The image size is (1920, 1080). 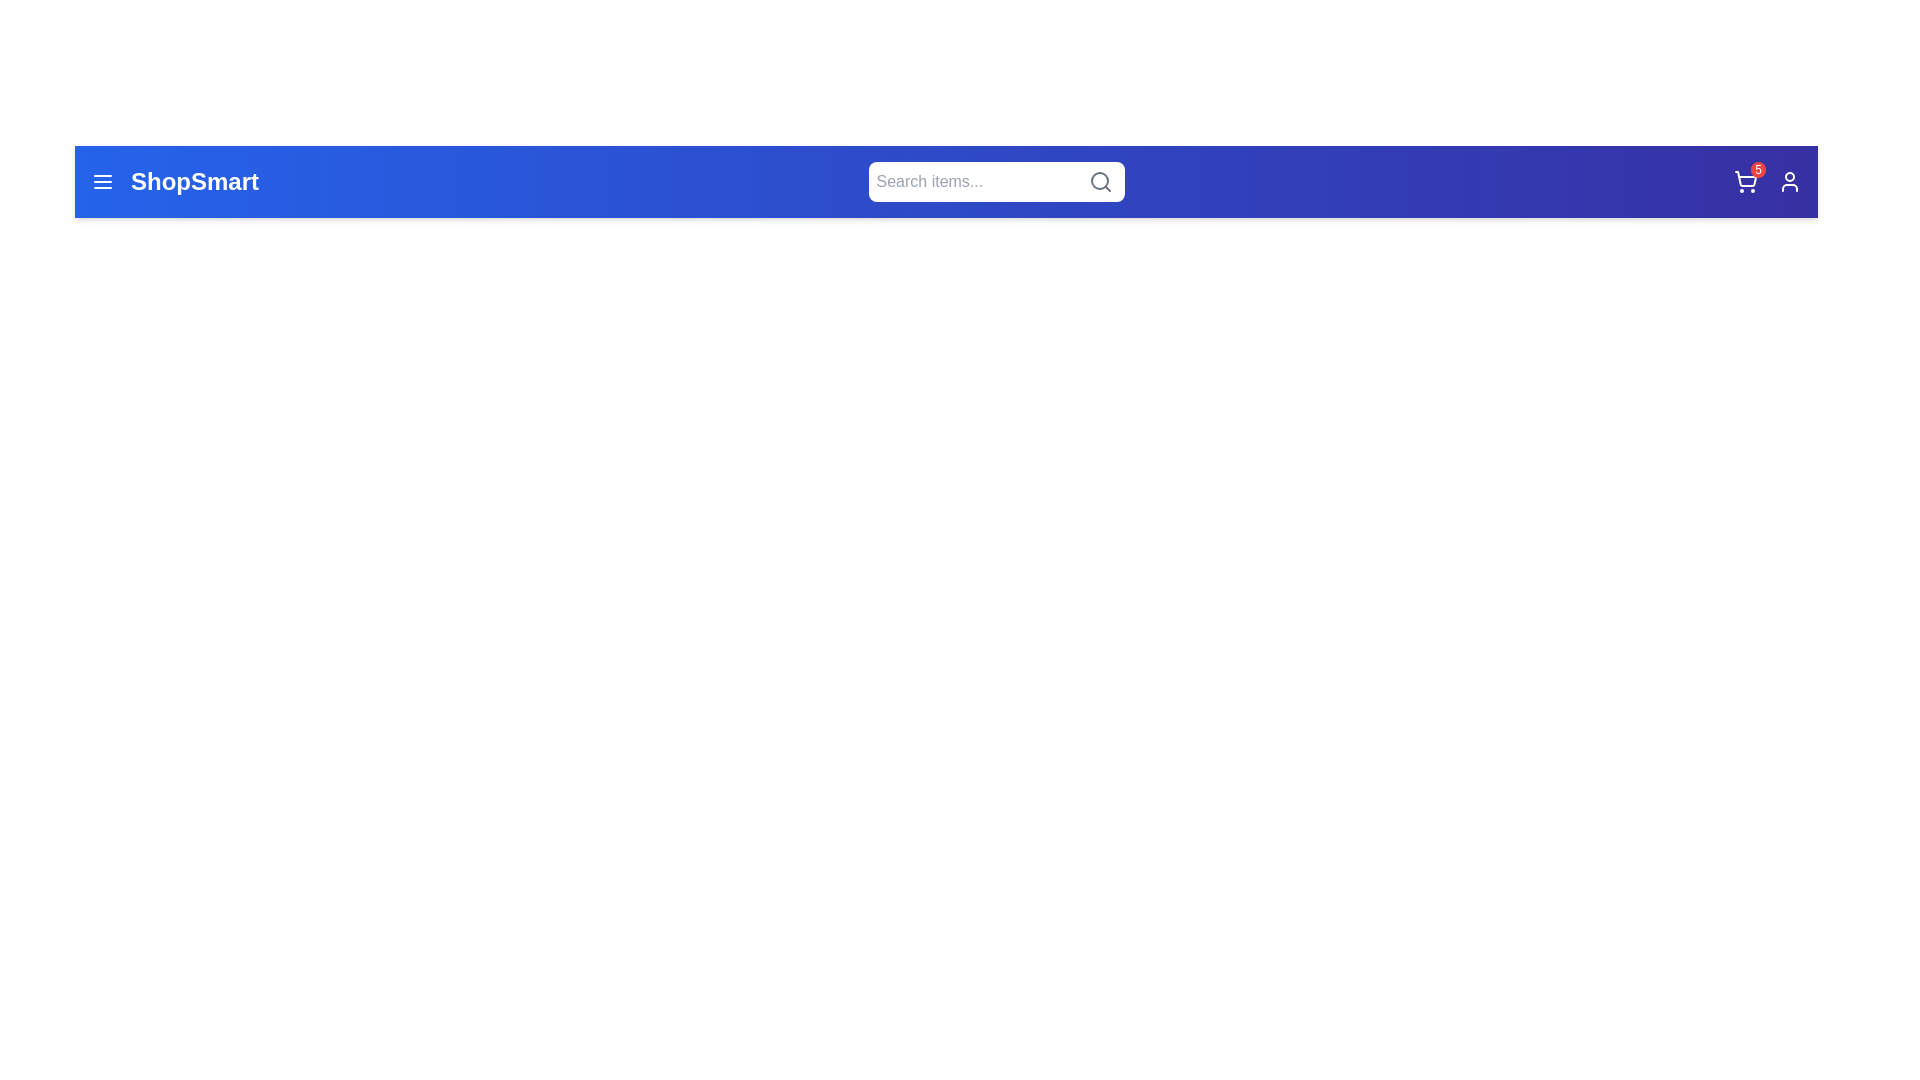 I want to click on the shopping cart icon to view items in the cart, so click(x=1744, y=181).